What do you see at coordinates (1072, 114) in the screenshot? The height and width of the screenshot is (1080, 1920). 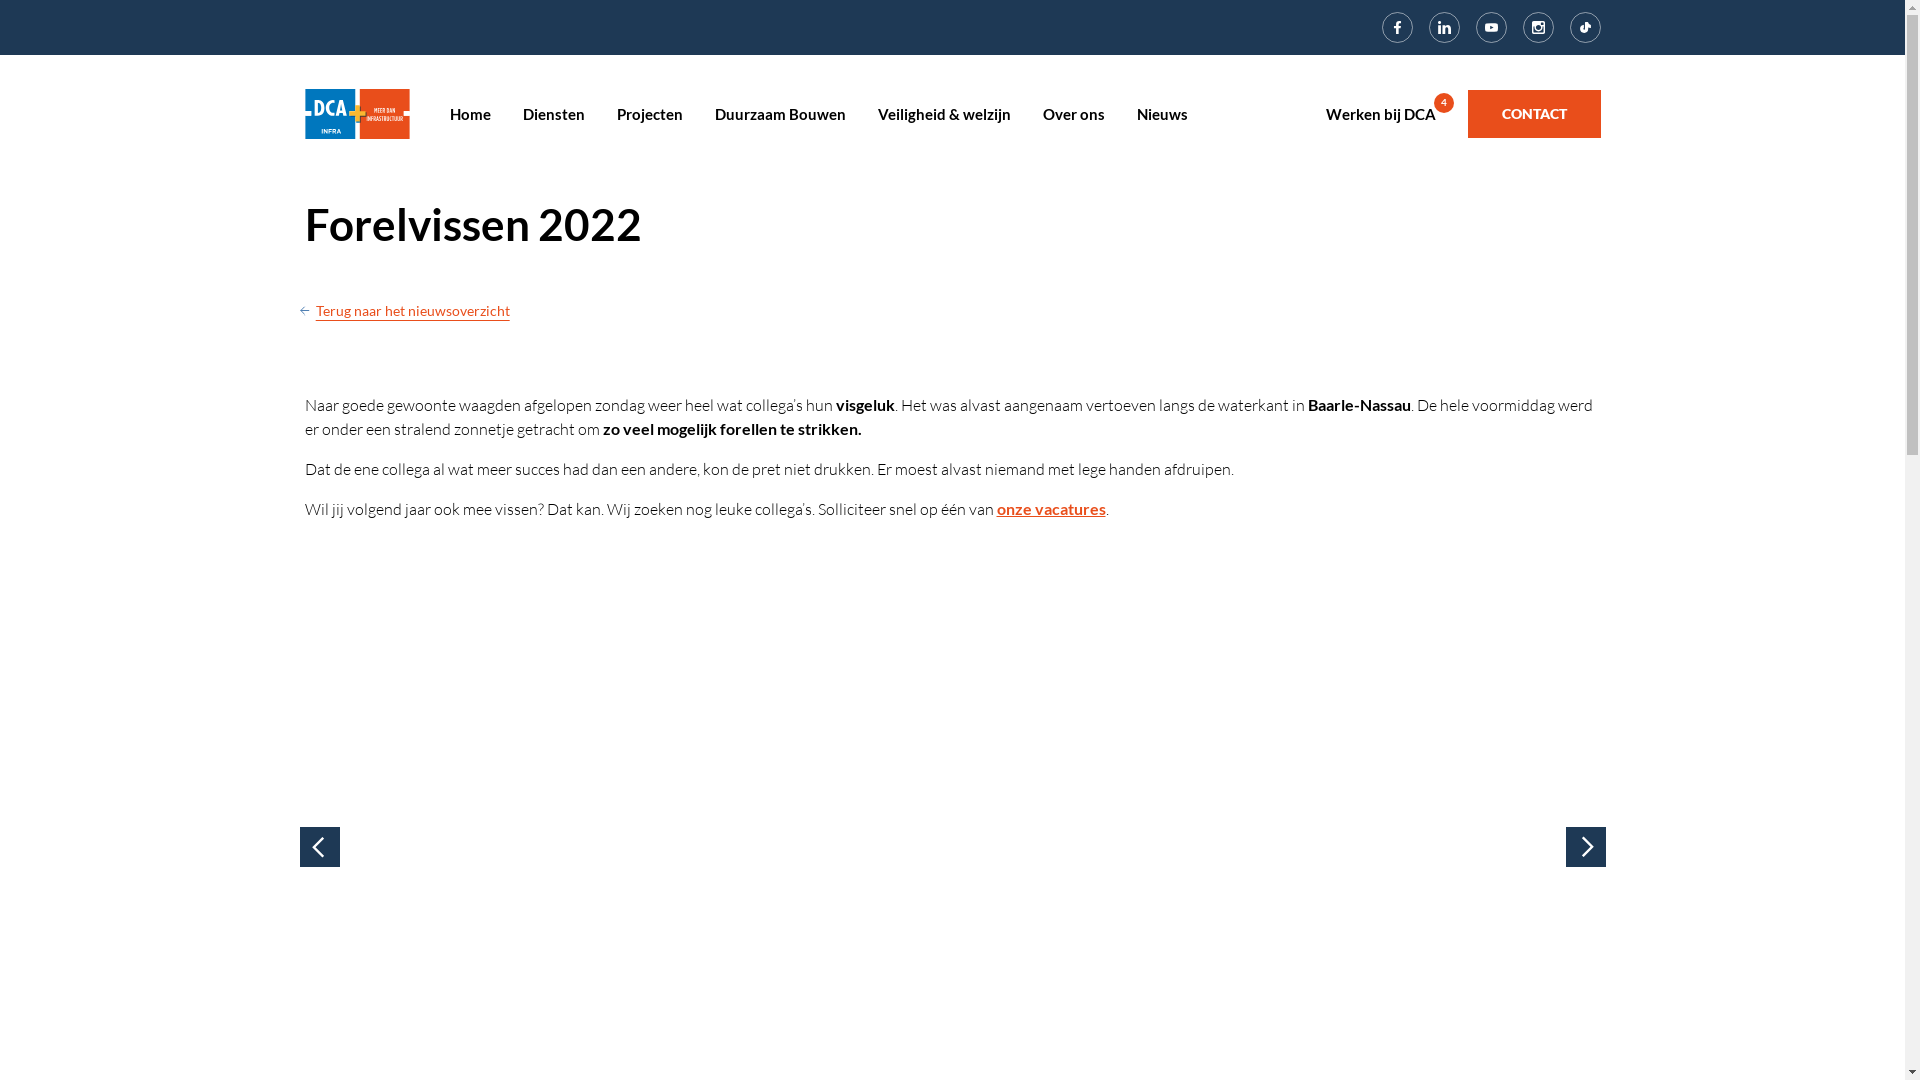 I see `'Over ons'` at bounding box center [1072, 114].